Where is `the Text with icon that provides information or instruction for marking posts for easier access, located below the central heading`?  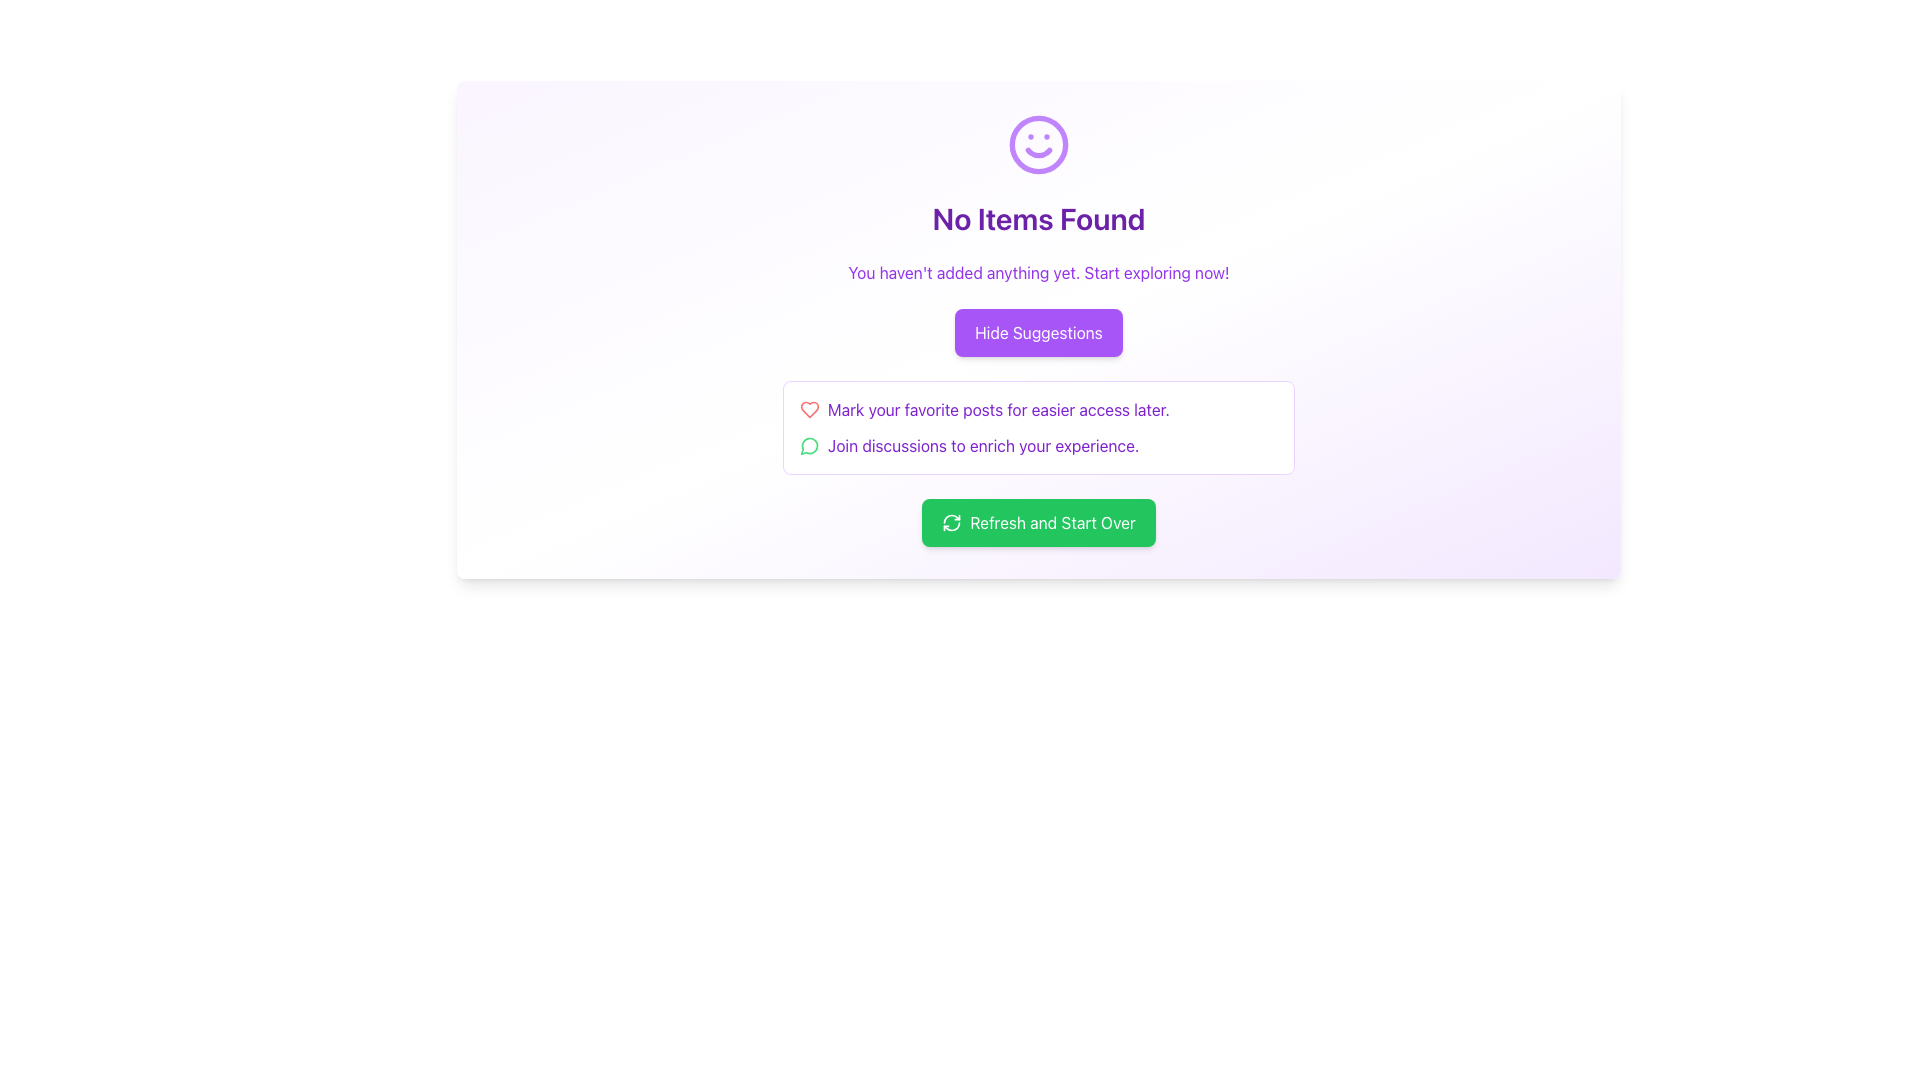 the Text with icon that provides information or instruction for marking posts for easier access, located below the central heading is located at coordinates (1038, 408).